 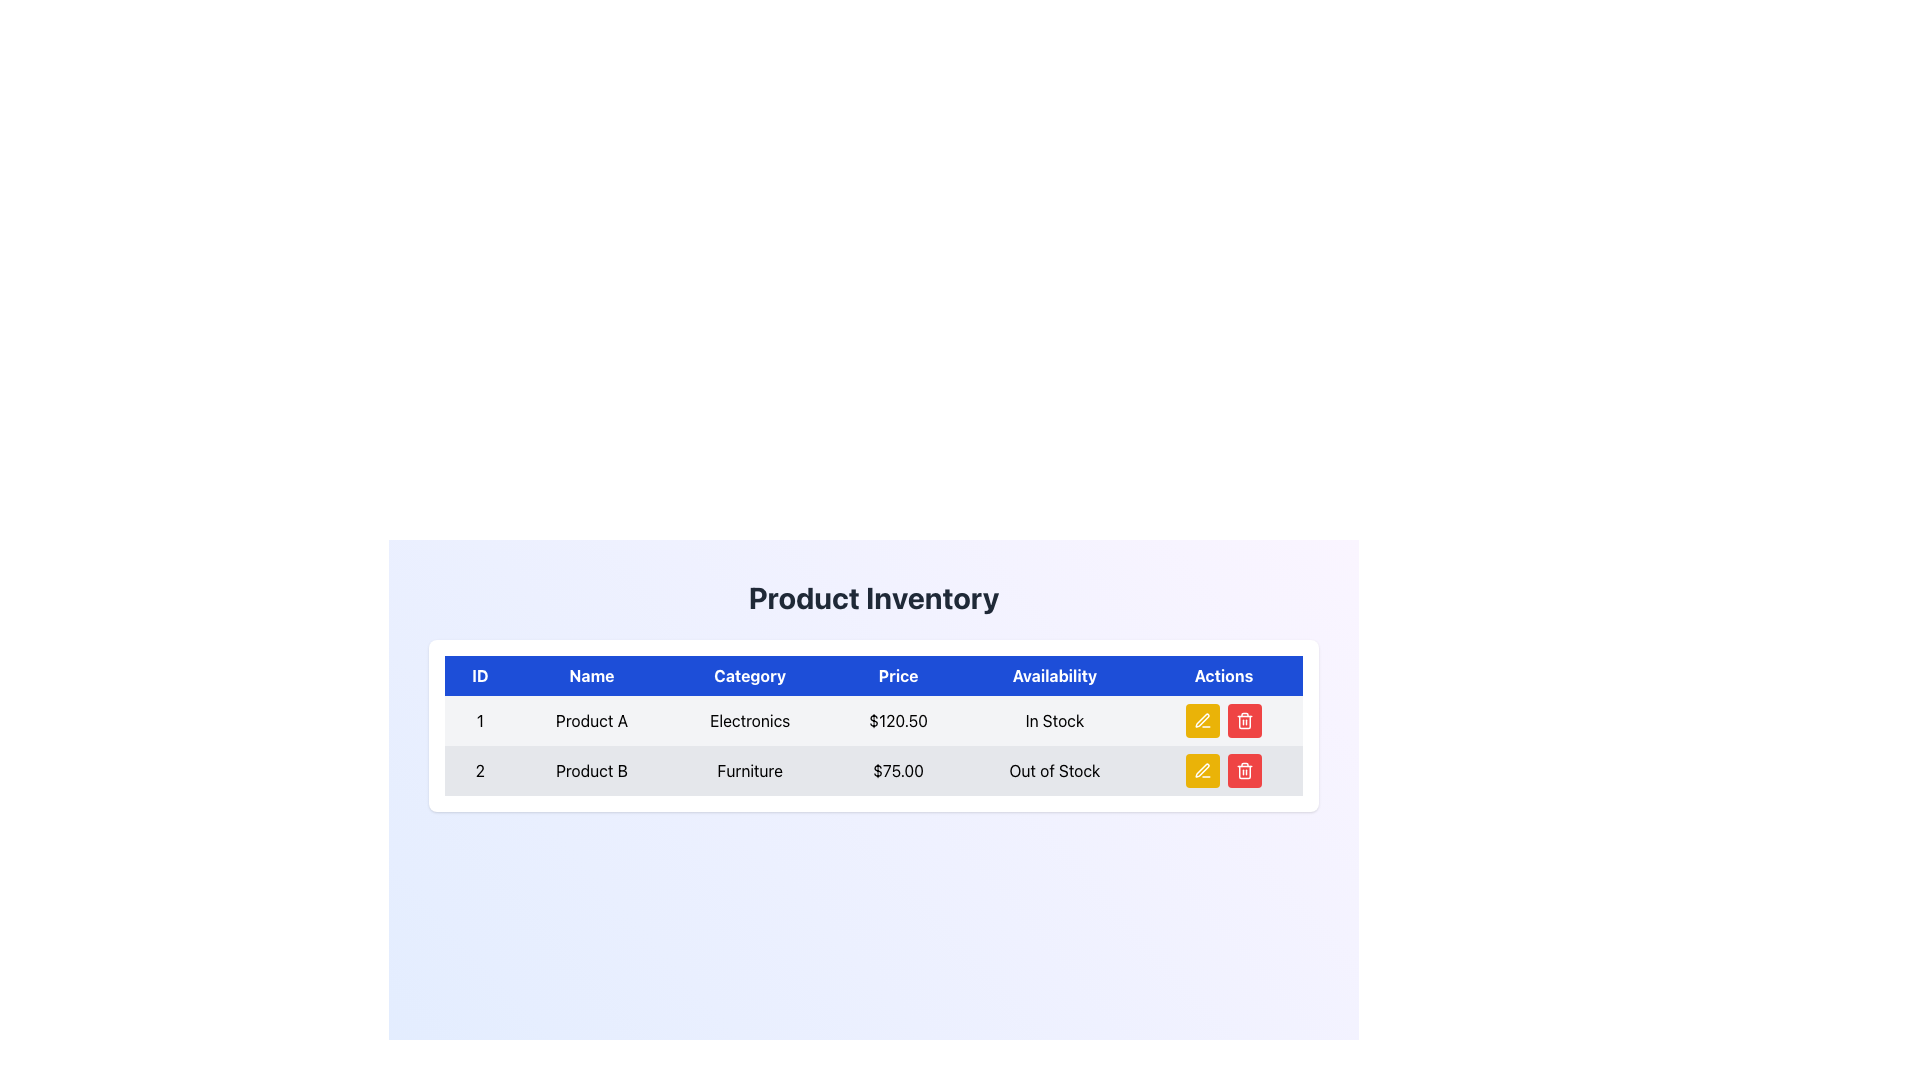 I want to click on the static text label displaying the price of the first product in the inventory table, located between the 'Electronics' category and 'In Stock' availability, so click(x=897, y=721).